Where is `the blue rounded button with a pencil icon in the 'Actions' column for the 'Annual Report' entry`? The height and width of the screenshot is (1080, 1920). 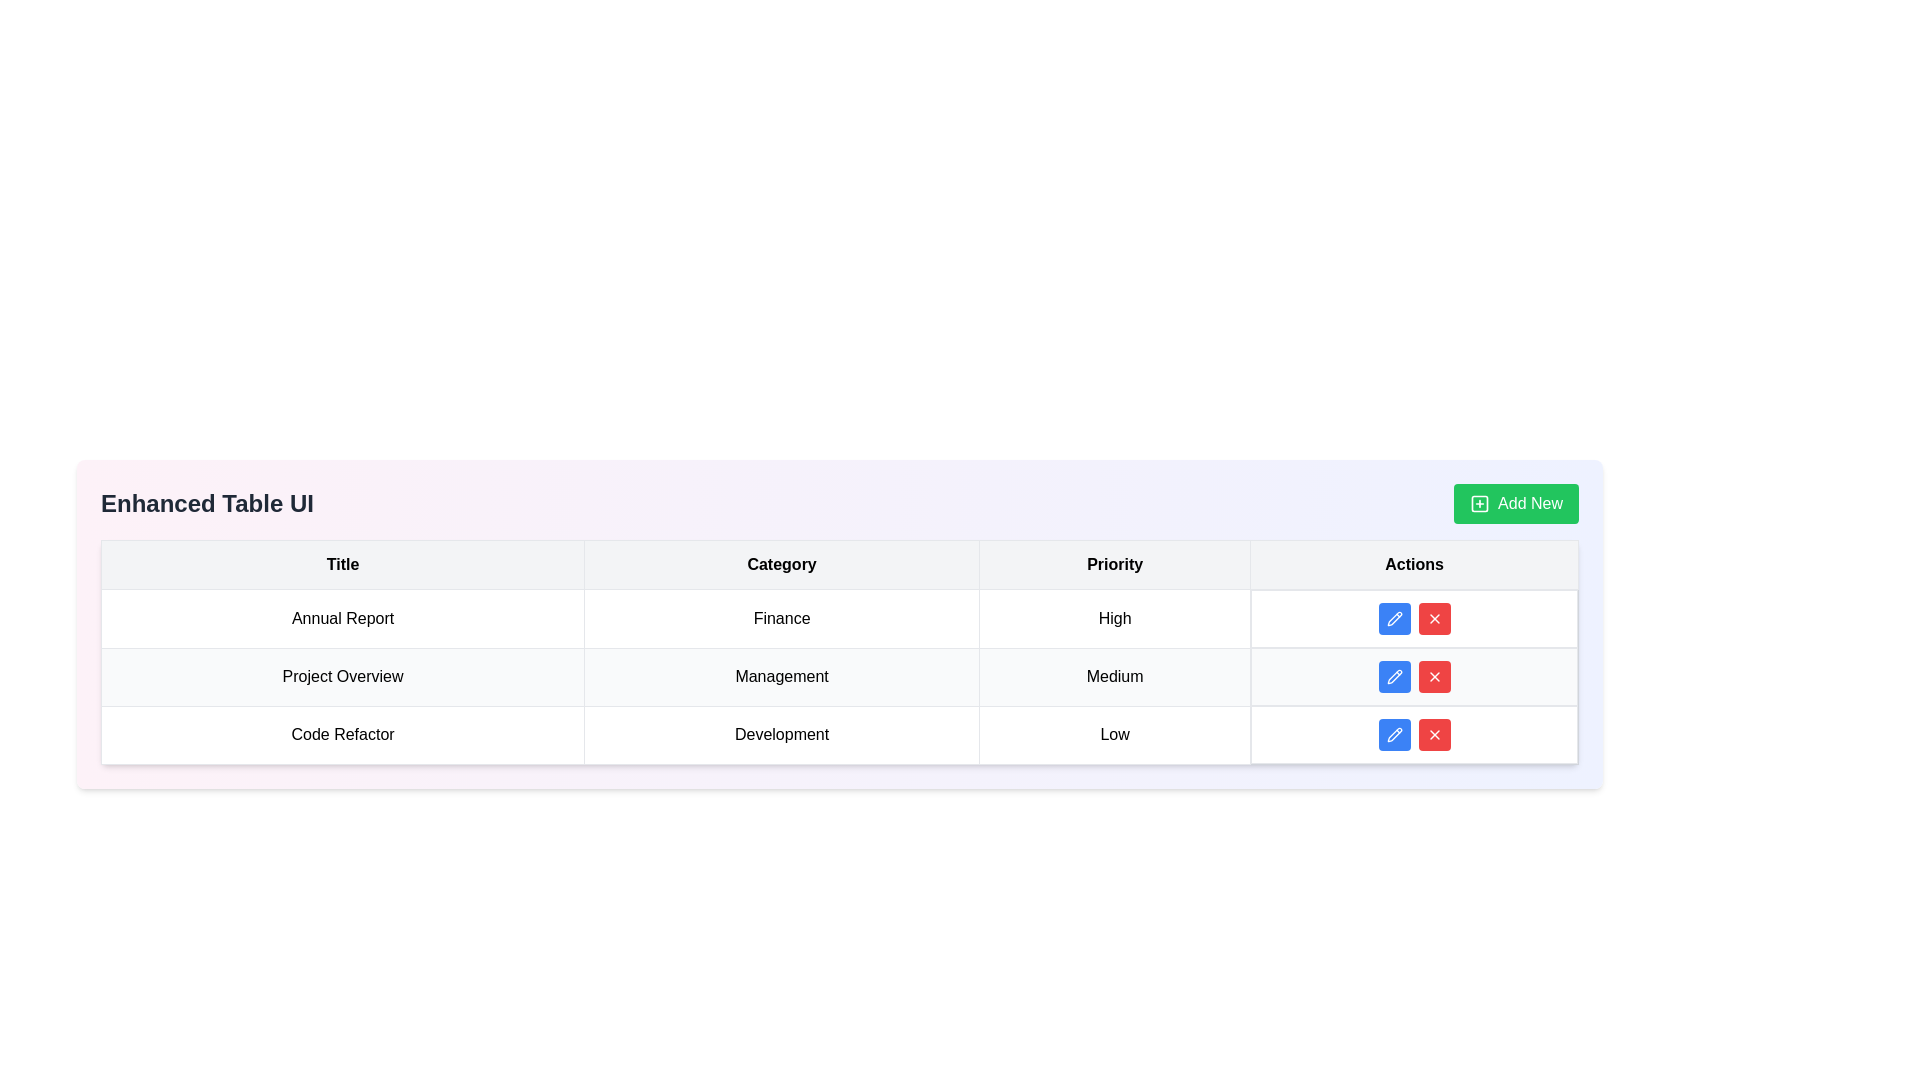
the blue rounded button with a pencil icon in the 'Actions' column for the 'Annual Report' entry is located at coordinates (1393, 617).